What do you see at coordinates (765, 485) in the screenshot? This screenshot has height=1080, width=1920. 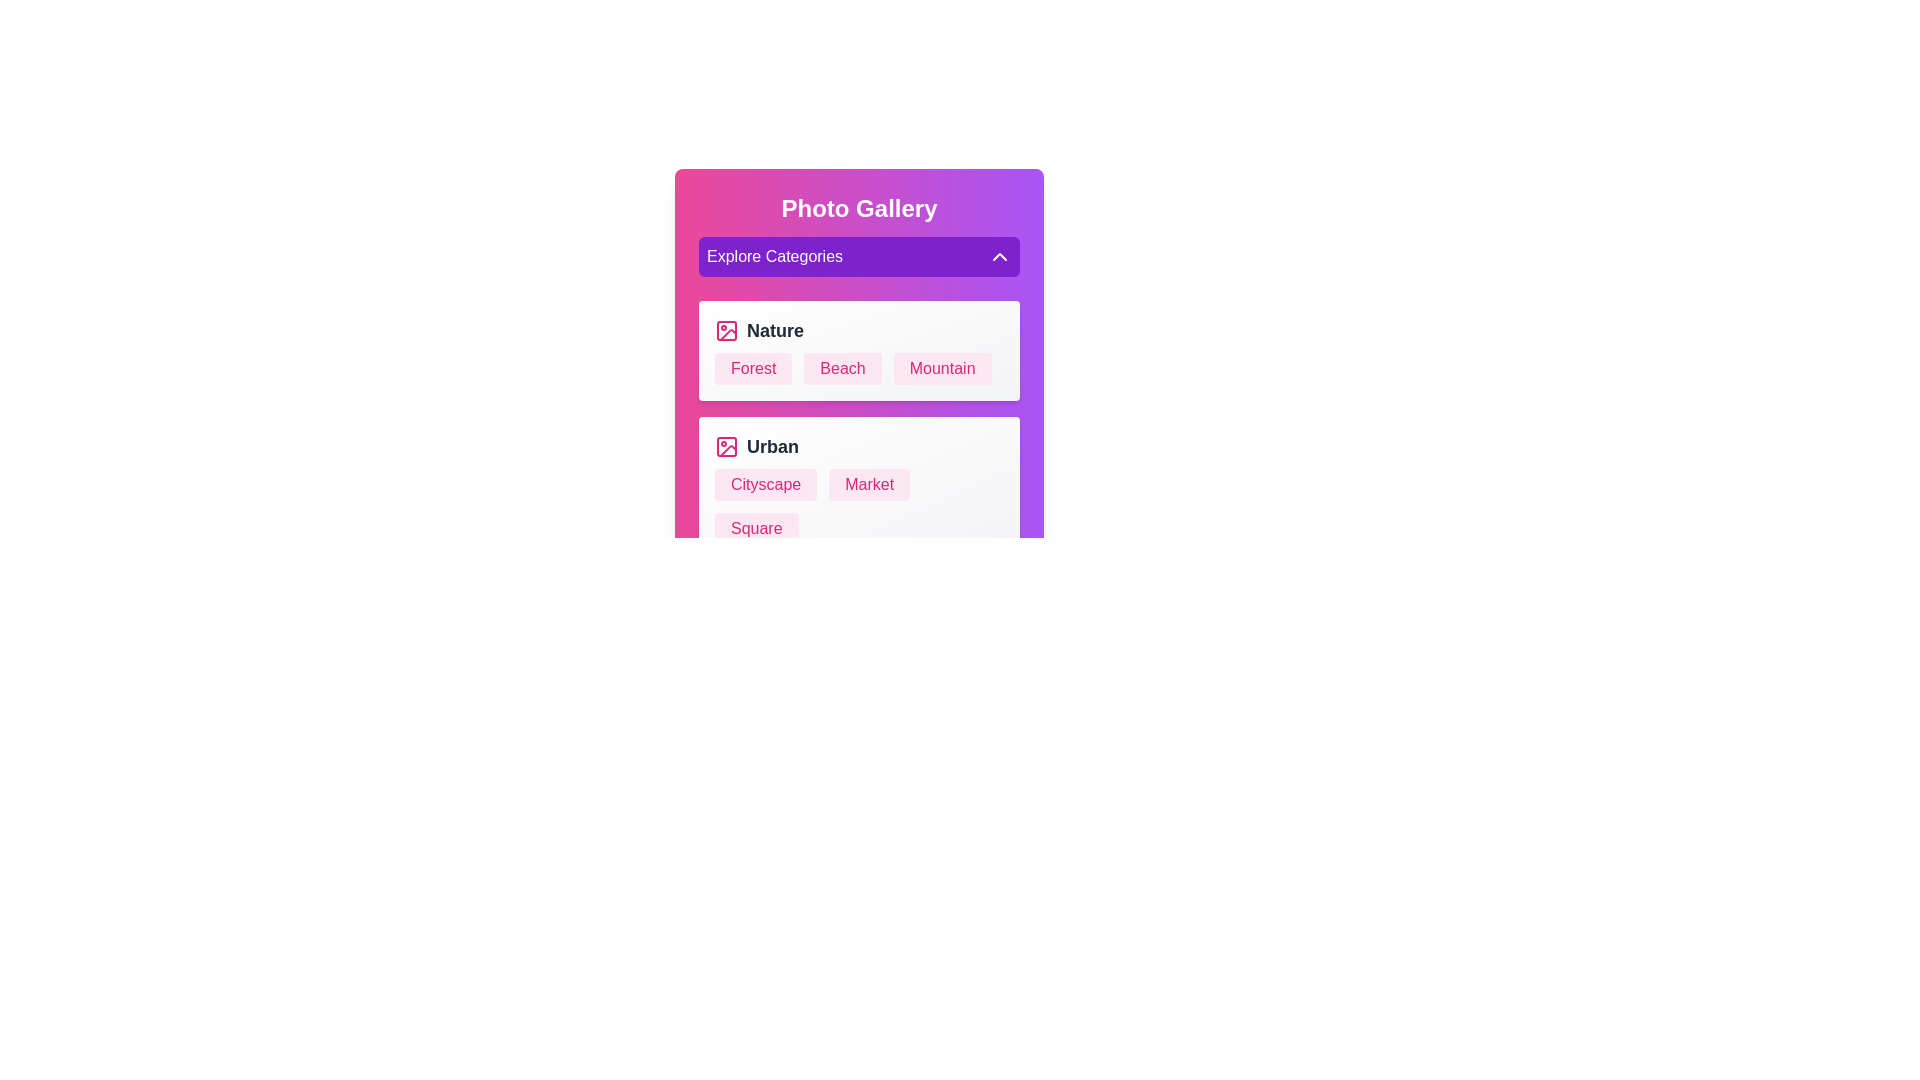 I see `the photo name Cityscape to select it` at bounding box center [765, 485].